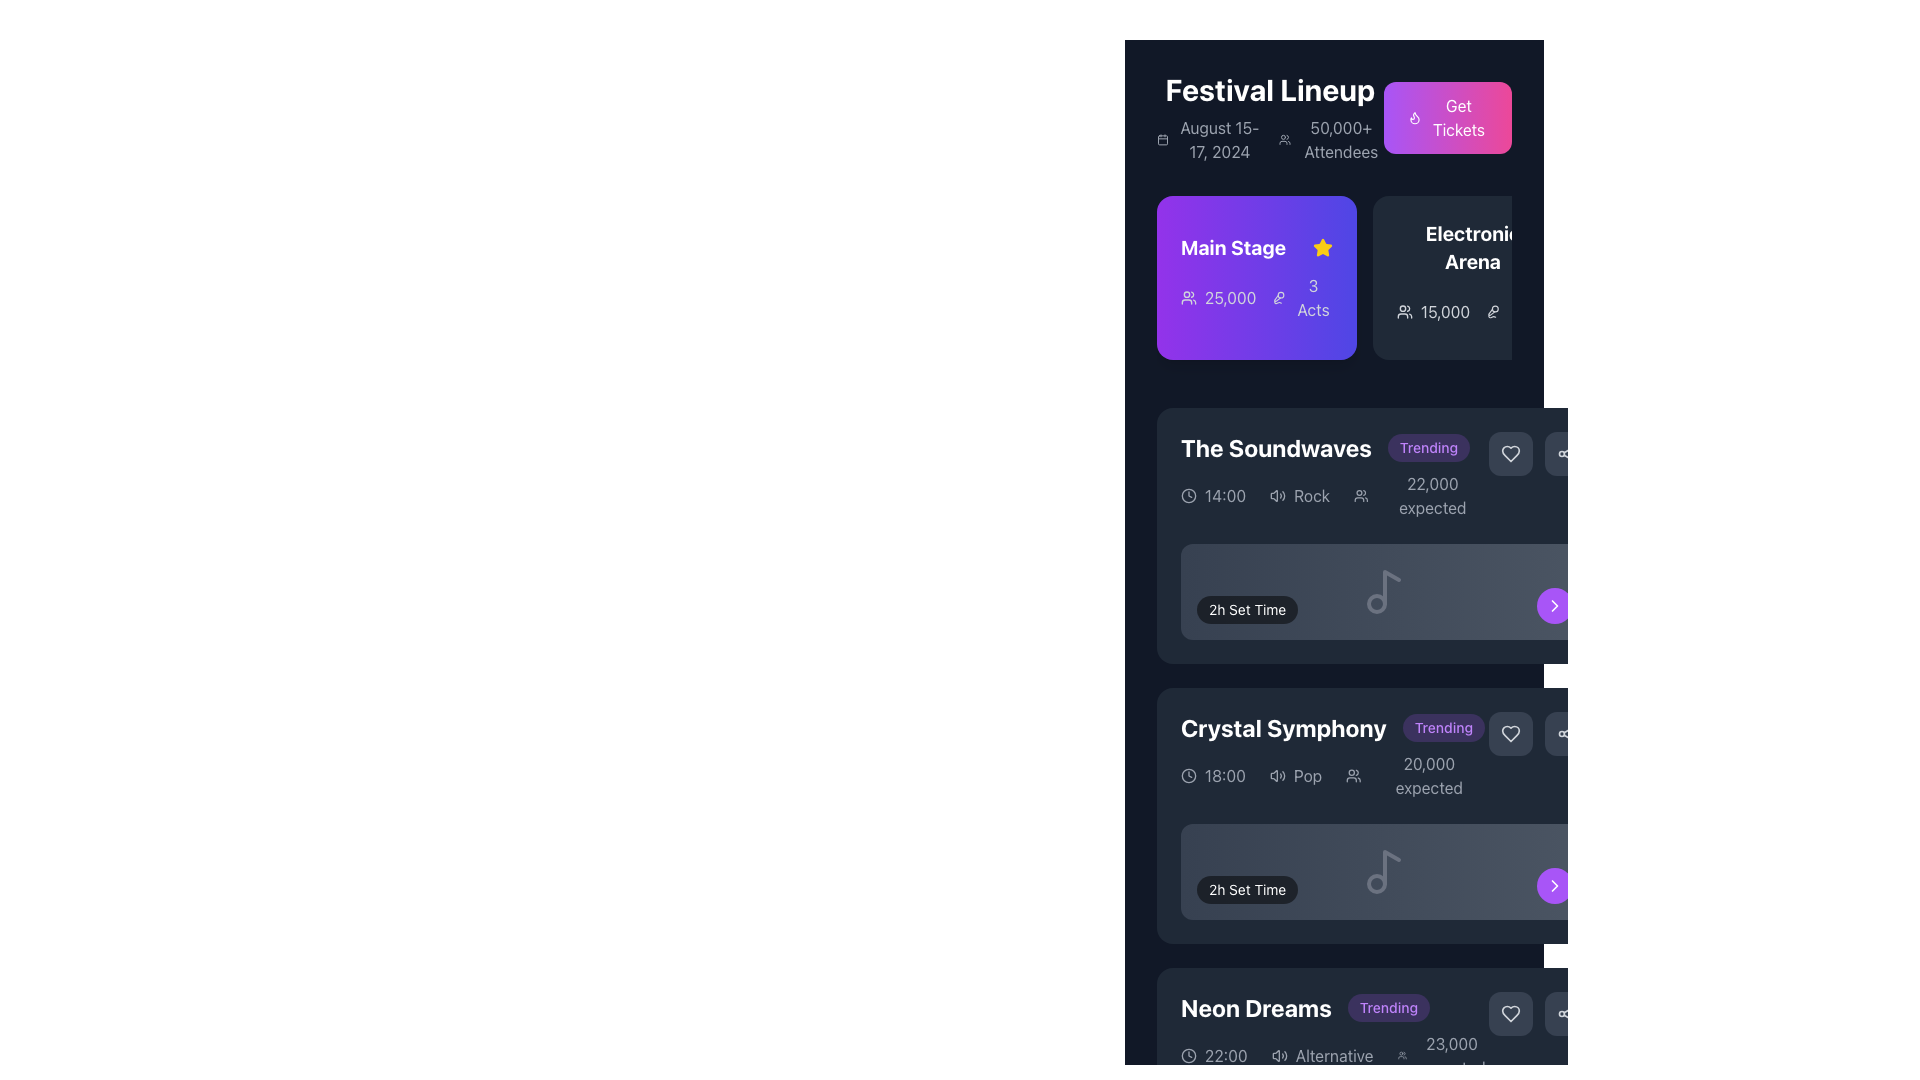 The width and height of the screenshot is (1920, 1080). Describe the element at coordinates (1277, 495) in the screenshot. I see `the leftmost sound icon representing the music genre 'Rock'` at that location.